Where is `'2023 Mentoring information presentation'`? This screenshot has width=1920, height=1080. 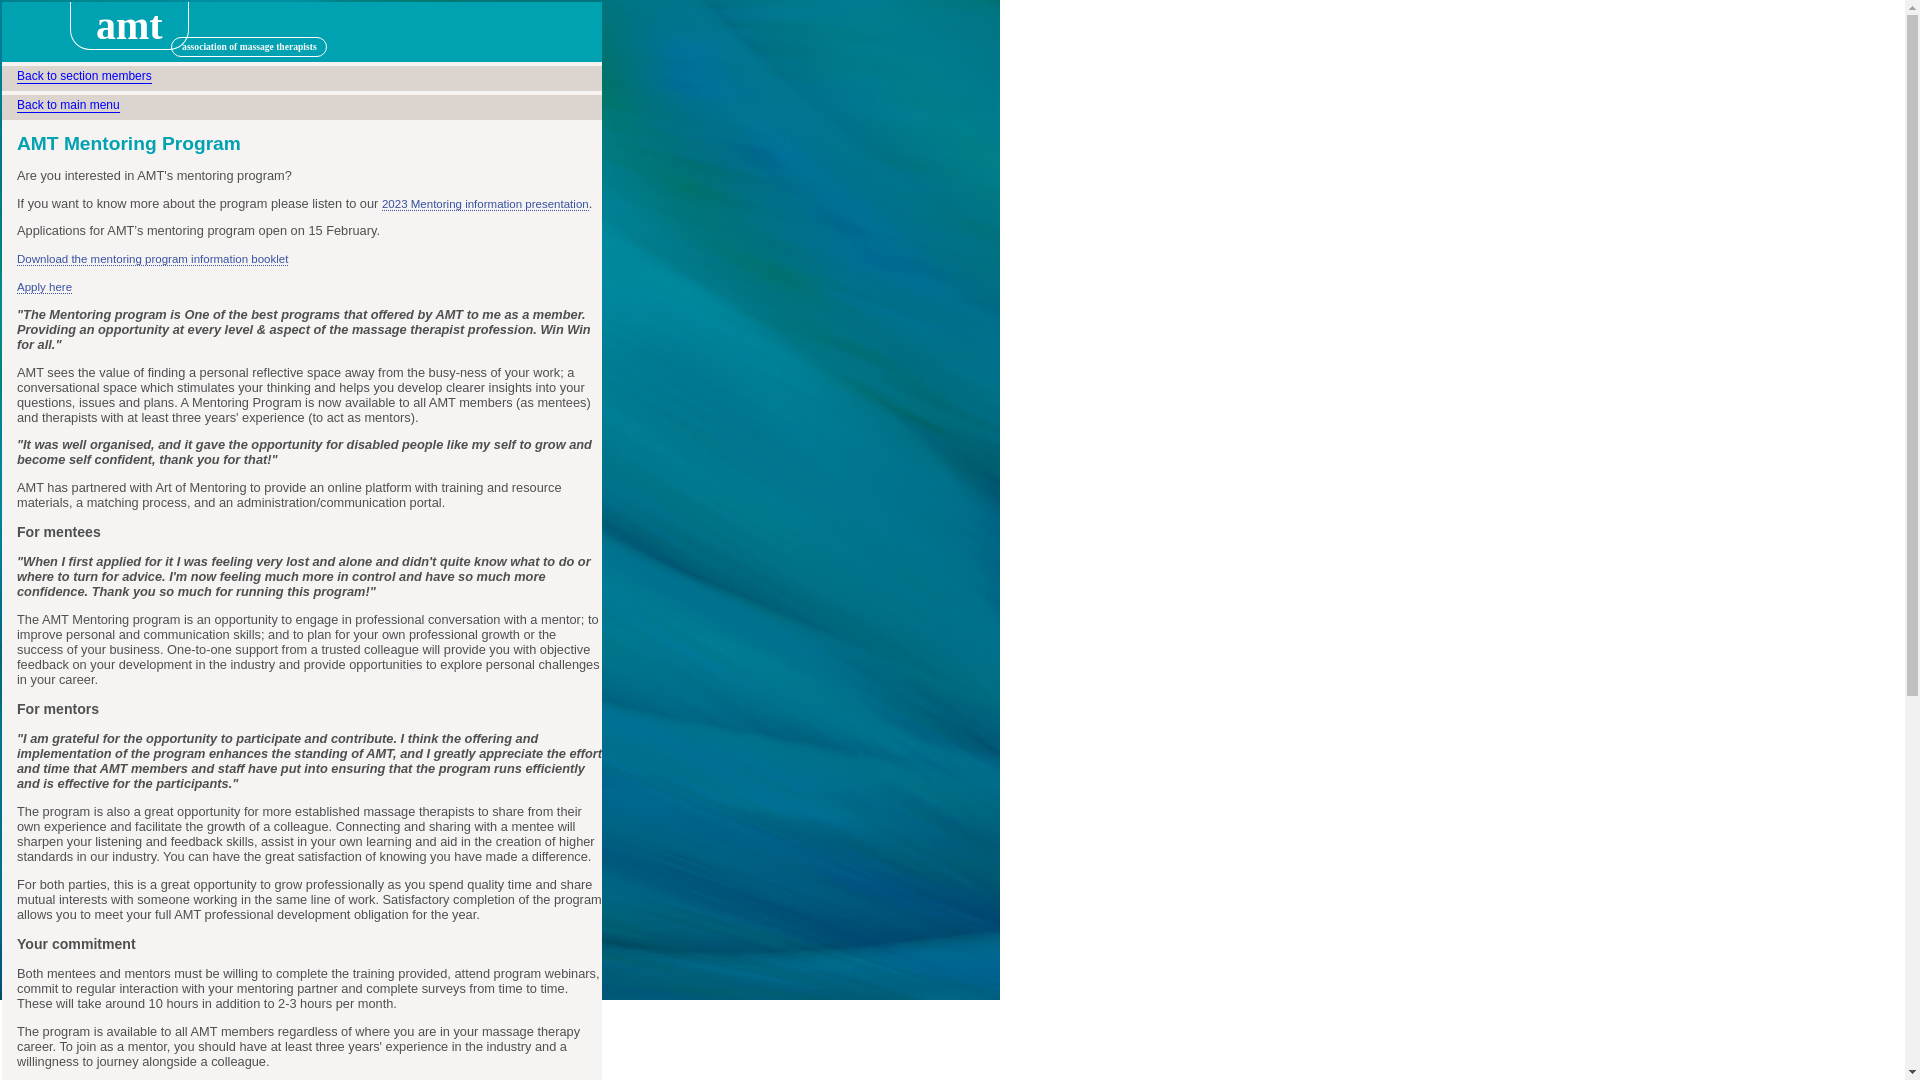
'2023 Mentoring information presentation' is located at coordinates (485, 204).